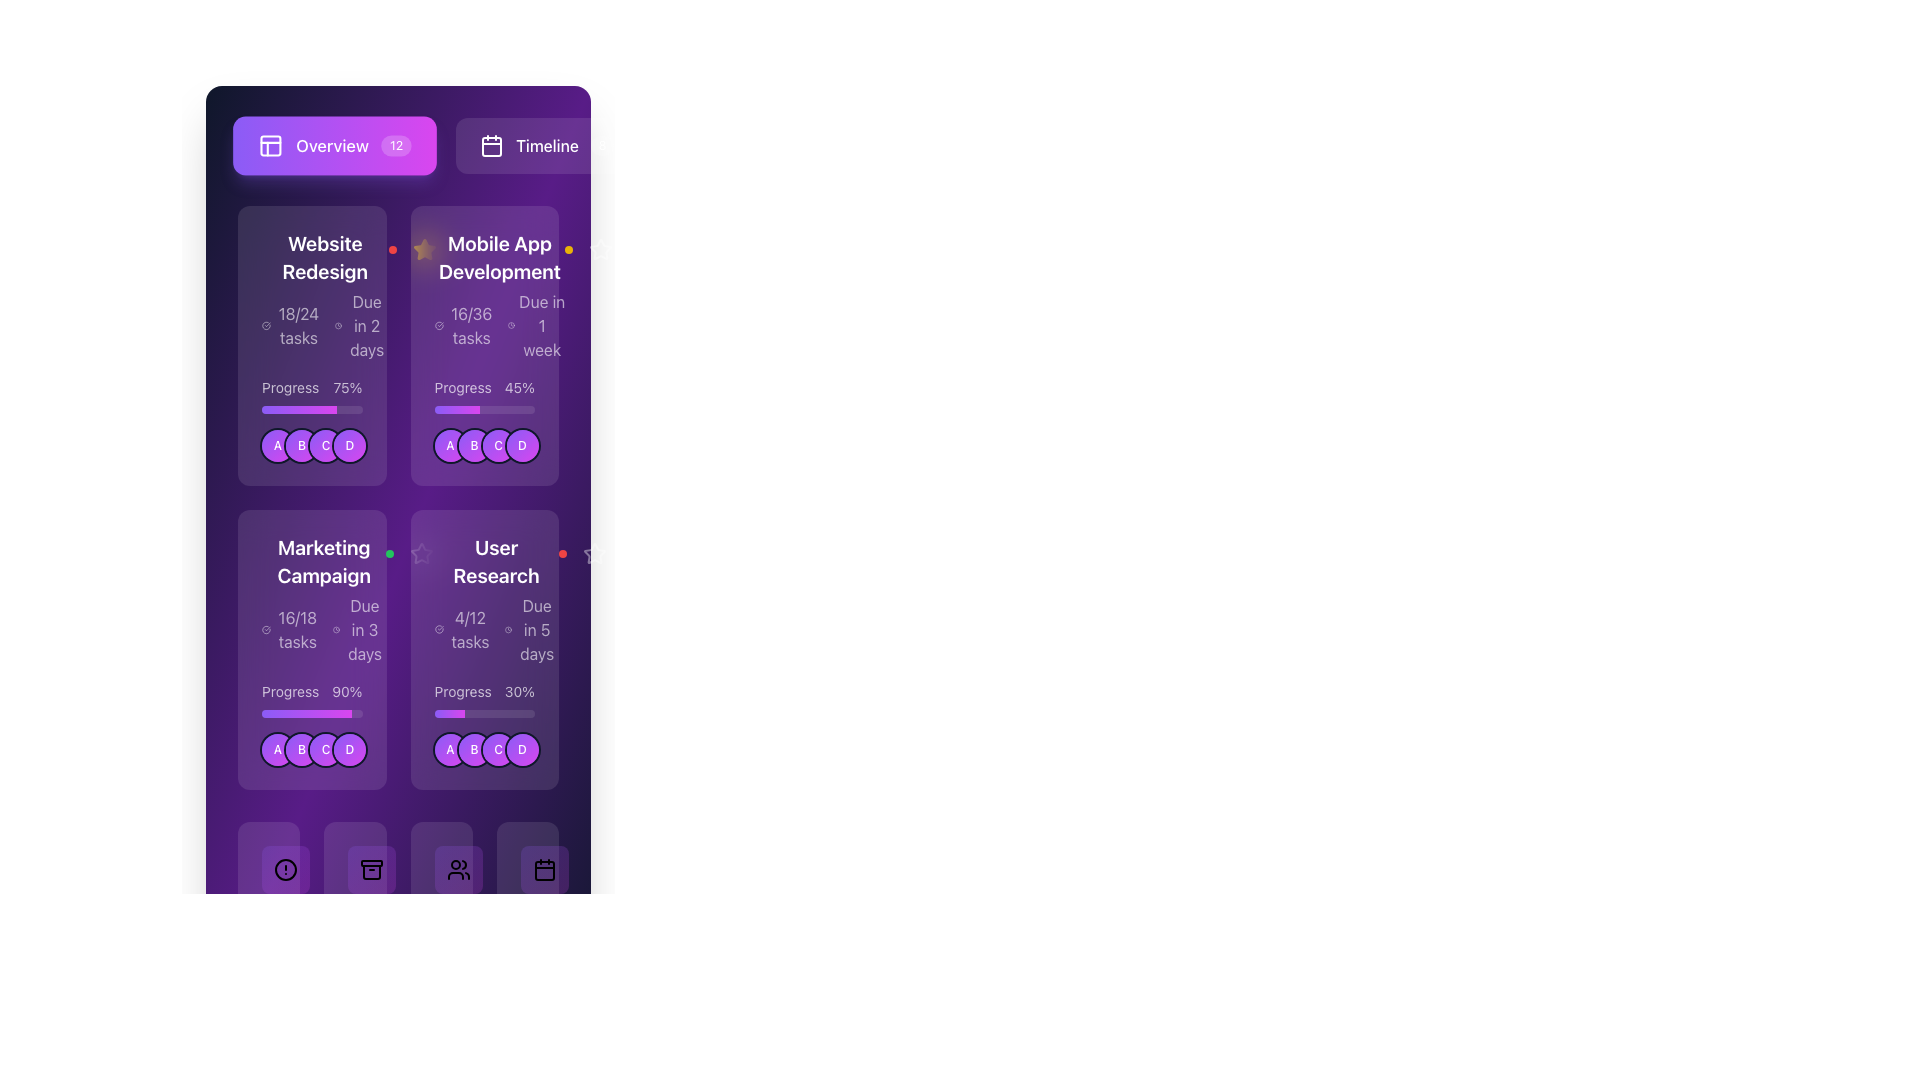  Describe the element at coordinates (350, 445) in the screenshot. I see `the Avatar component labeled 'D', which is the fourth circle in a horizontal row of identifiers in the 'Website Redesign' card` at that location.